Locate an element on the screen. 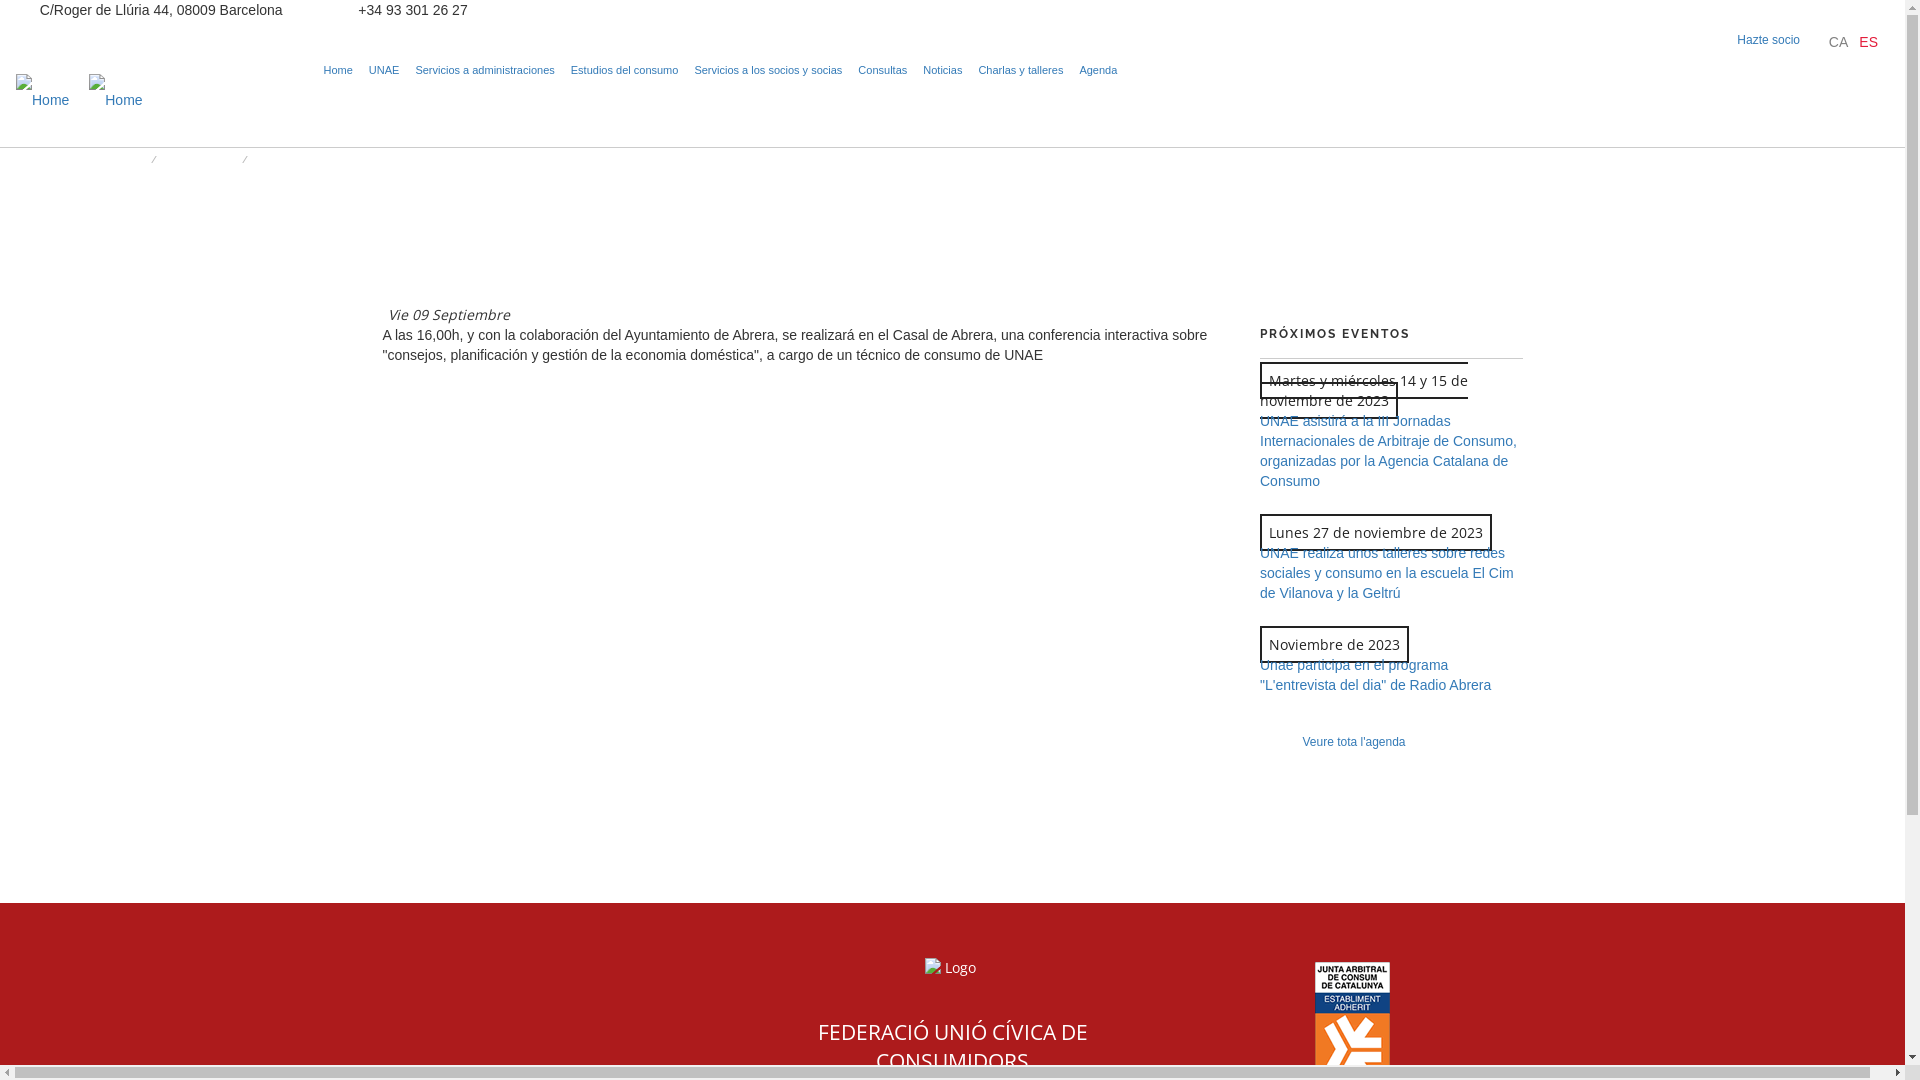 The image size is (1920, 1080). 'Hazte socio' is located at coordinates (1768, 39).